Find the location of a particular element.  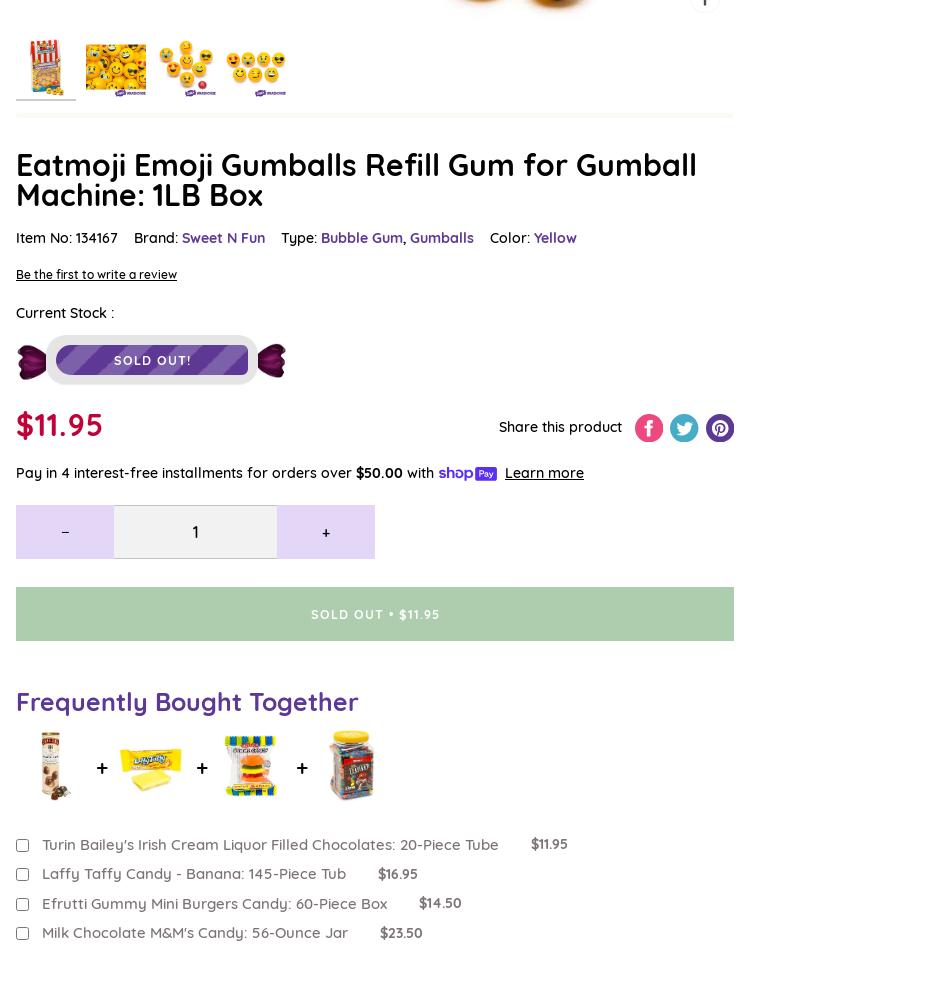

'Accessibility Statement' is located at coordinates (91, 360).